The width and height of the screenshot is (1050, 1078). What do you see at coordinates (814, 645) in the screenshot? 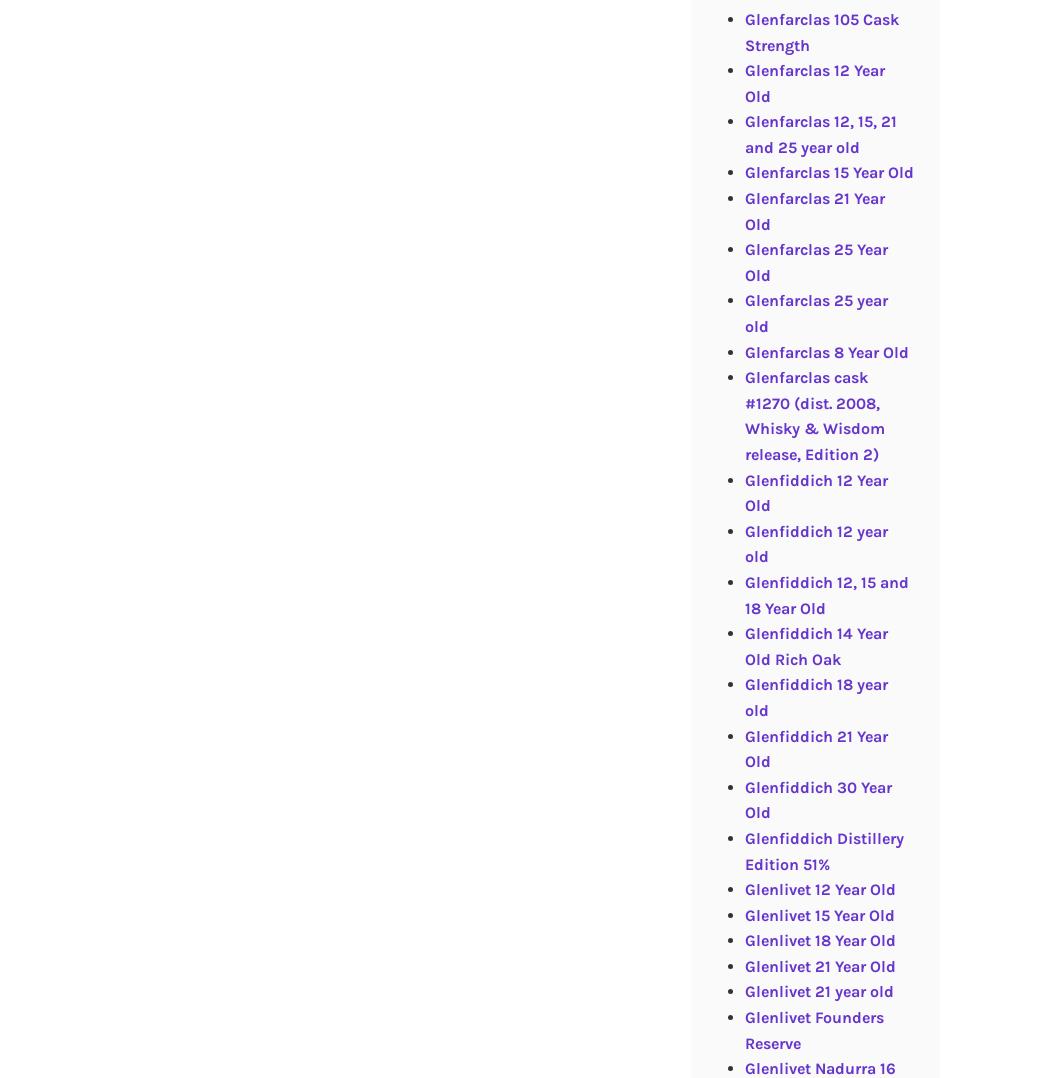
I see `'Glenfiddich 14 Year Old Rich Oak'` at bounding box center [814, 645].